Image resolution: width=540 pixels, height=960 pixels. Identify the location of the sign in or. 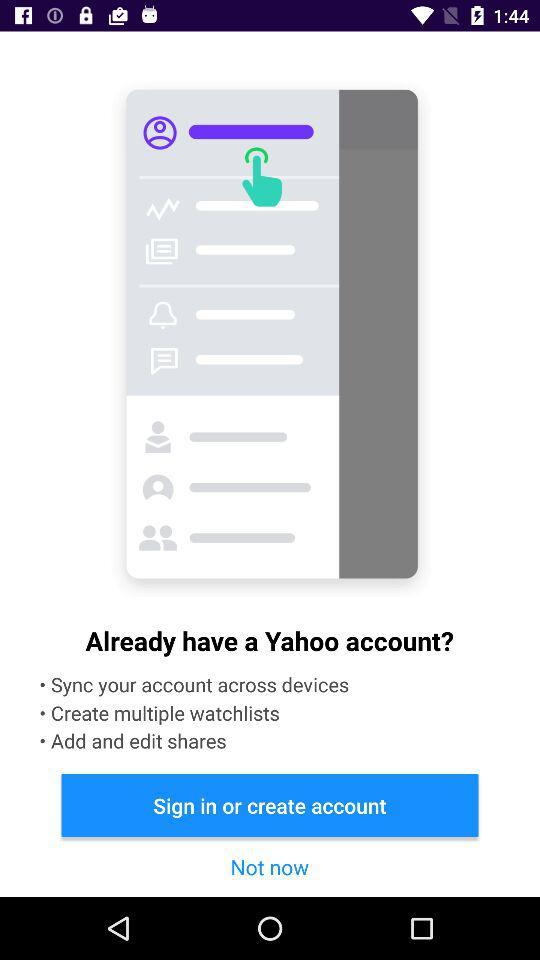
(270, 805).